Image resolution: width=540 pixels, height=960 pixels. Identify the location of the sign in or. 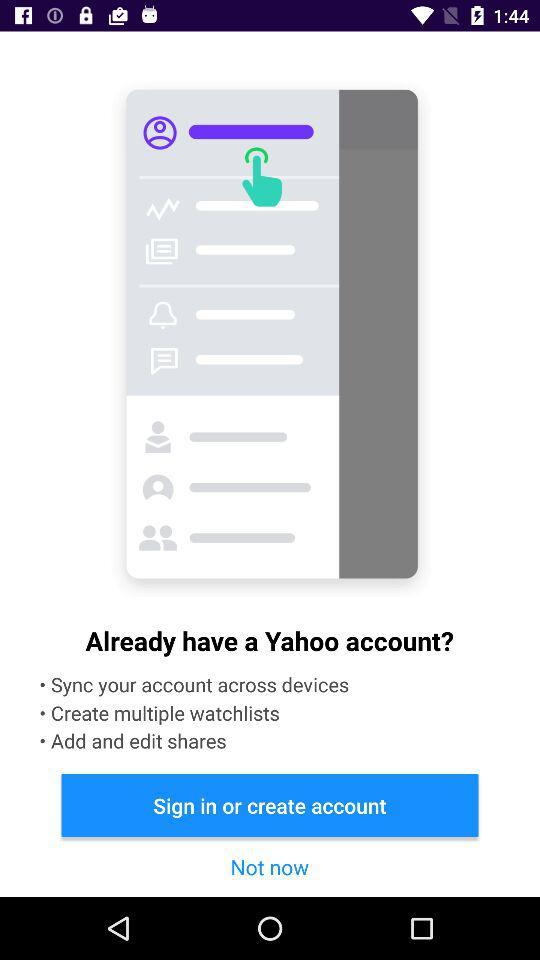
(270, 805).